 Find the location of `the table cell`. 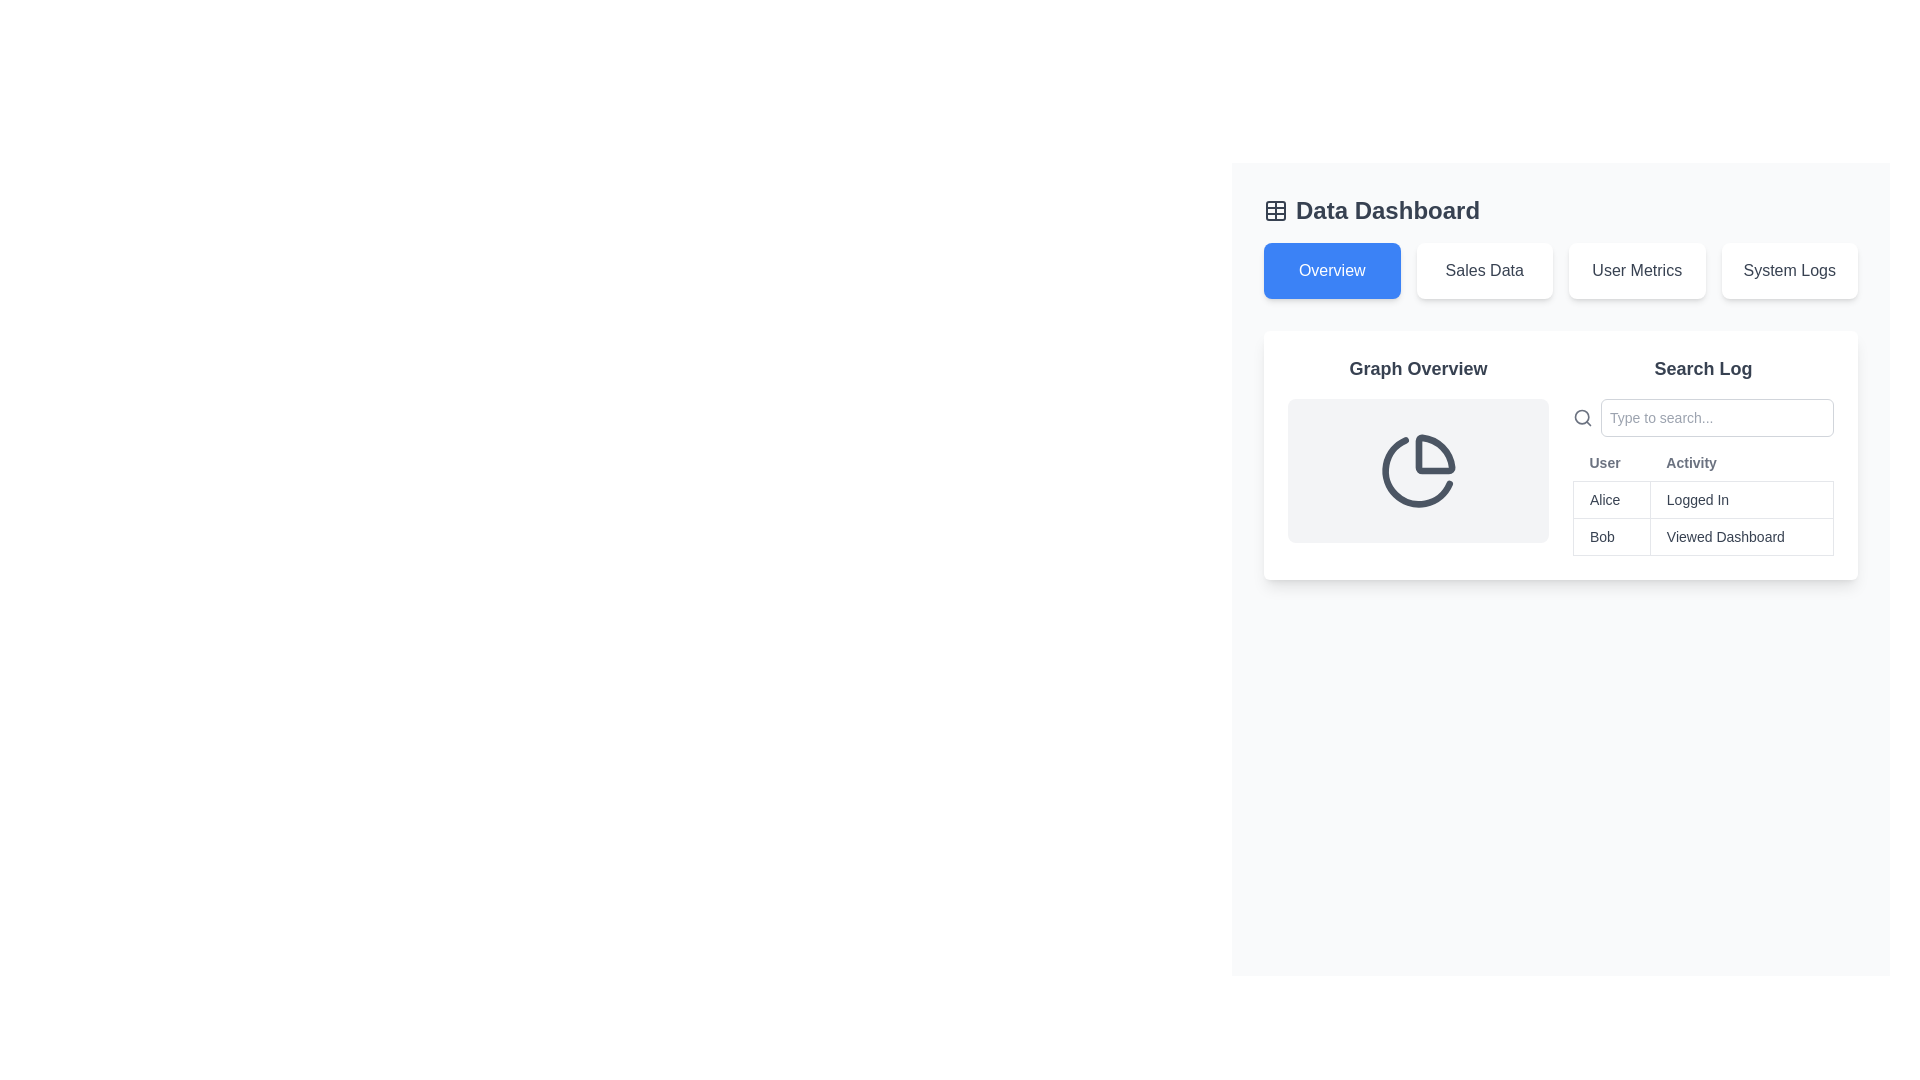

the table cell is located at coordinates (1702, 499).